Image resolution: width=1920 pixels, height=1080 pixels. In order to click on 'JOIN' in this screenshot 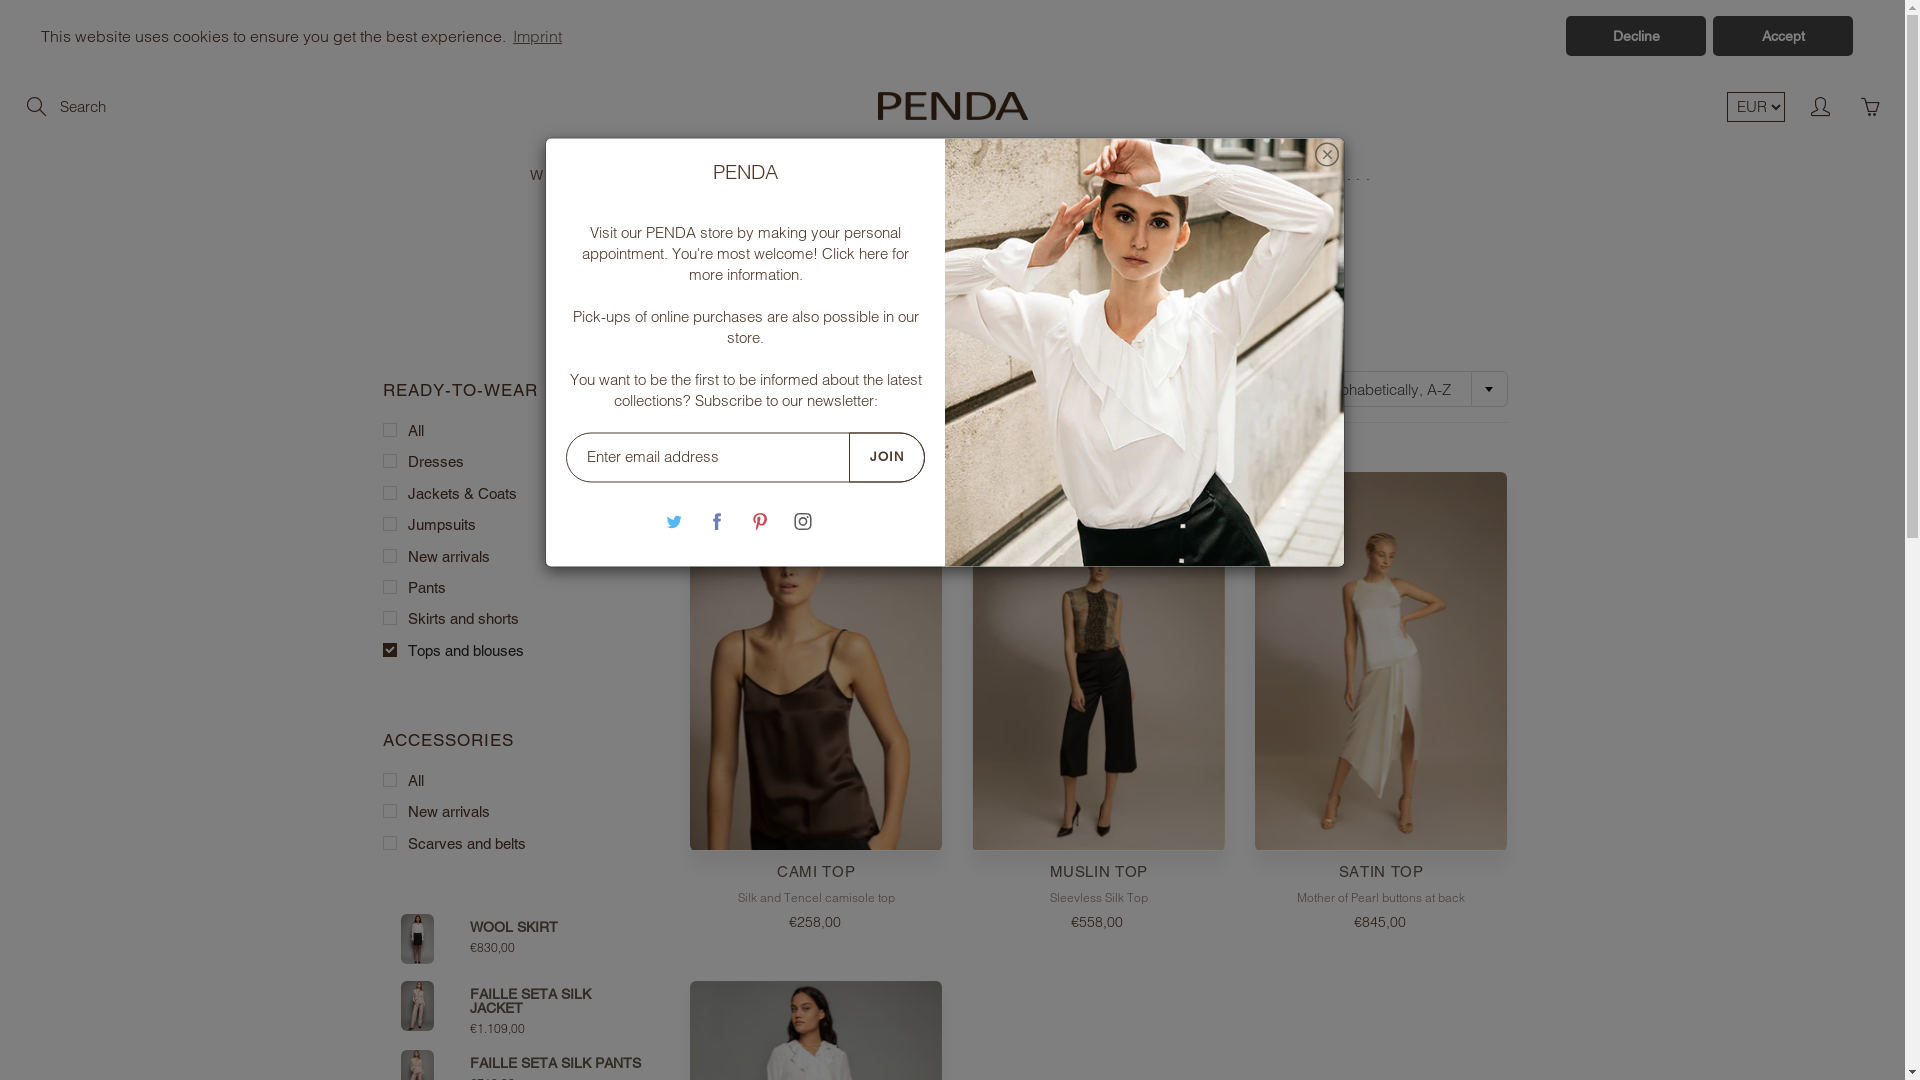, I will do `click(886, 456)`.